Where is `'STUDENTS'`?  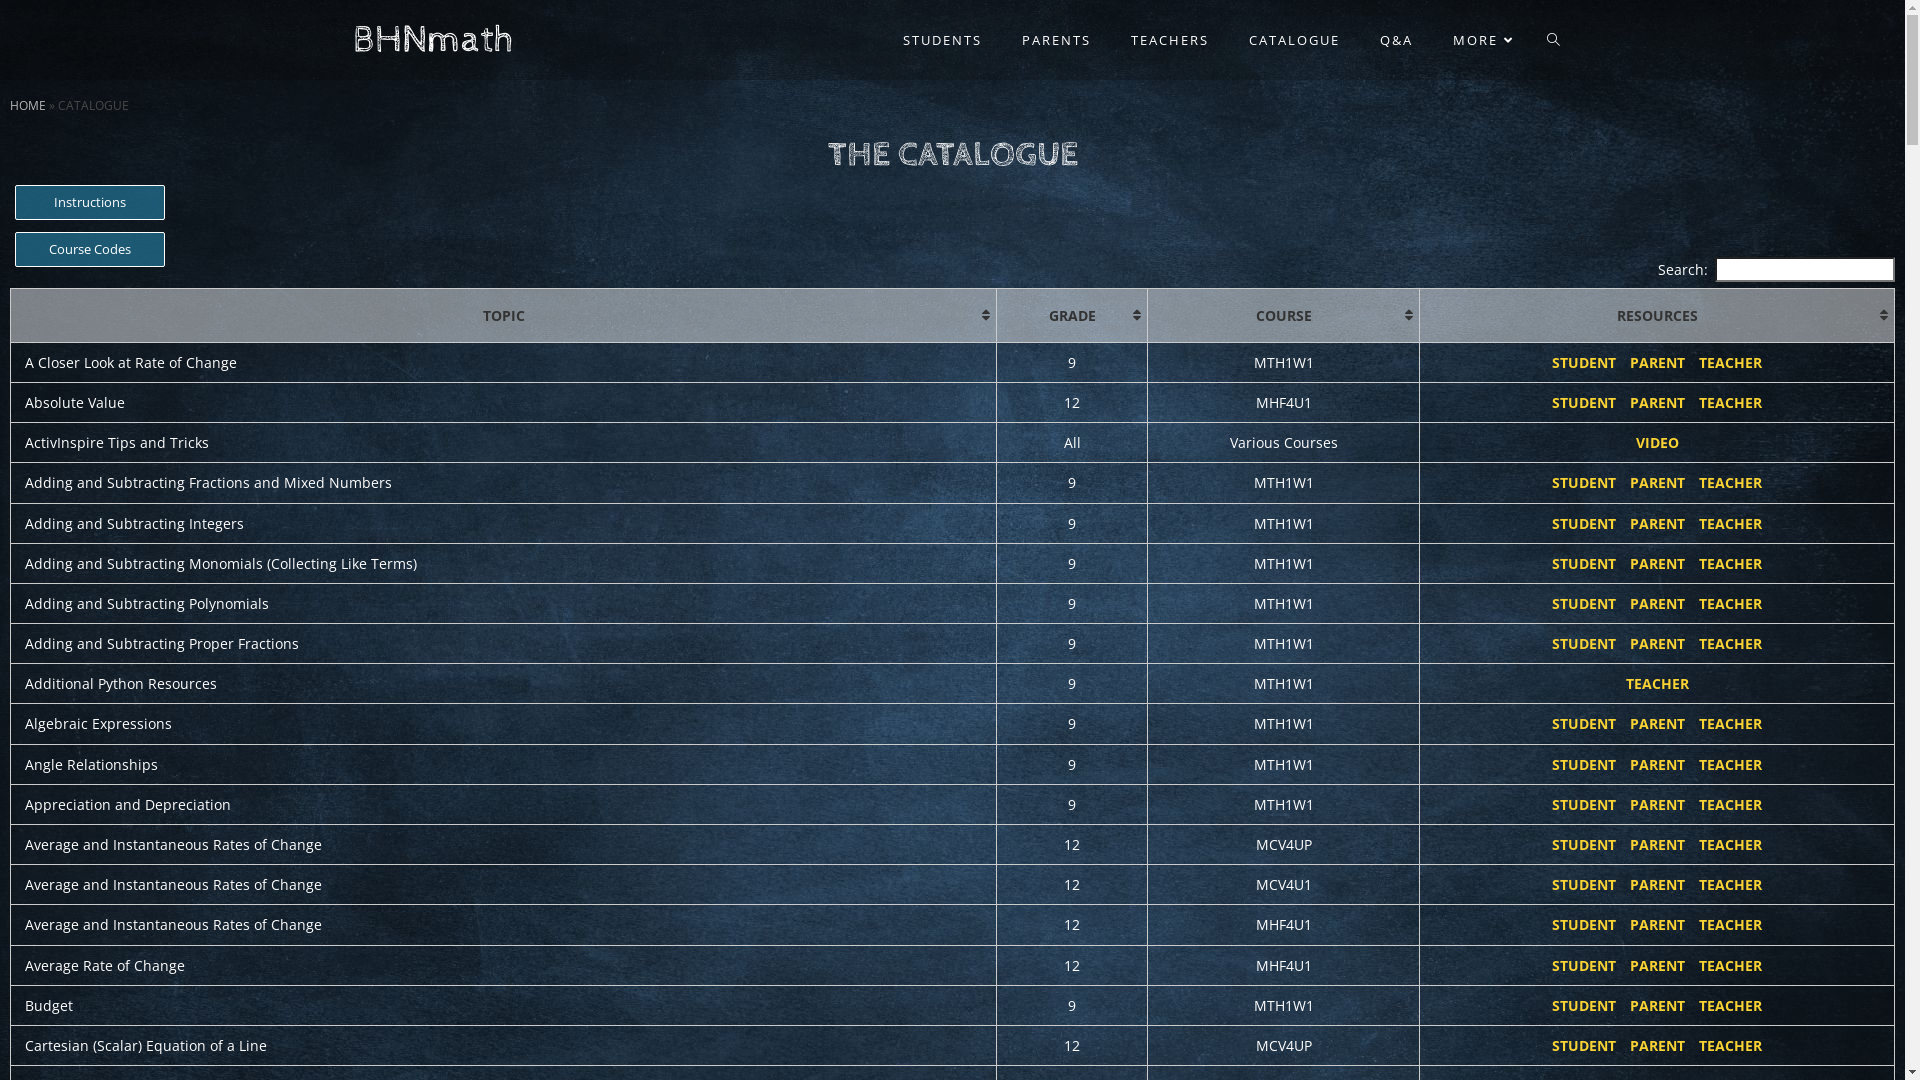 'STUDENTS' is located at coordinates (940, 39).